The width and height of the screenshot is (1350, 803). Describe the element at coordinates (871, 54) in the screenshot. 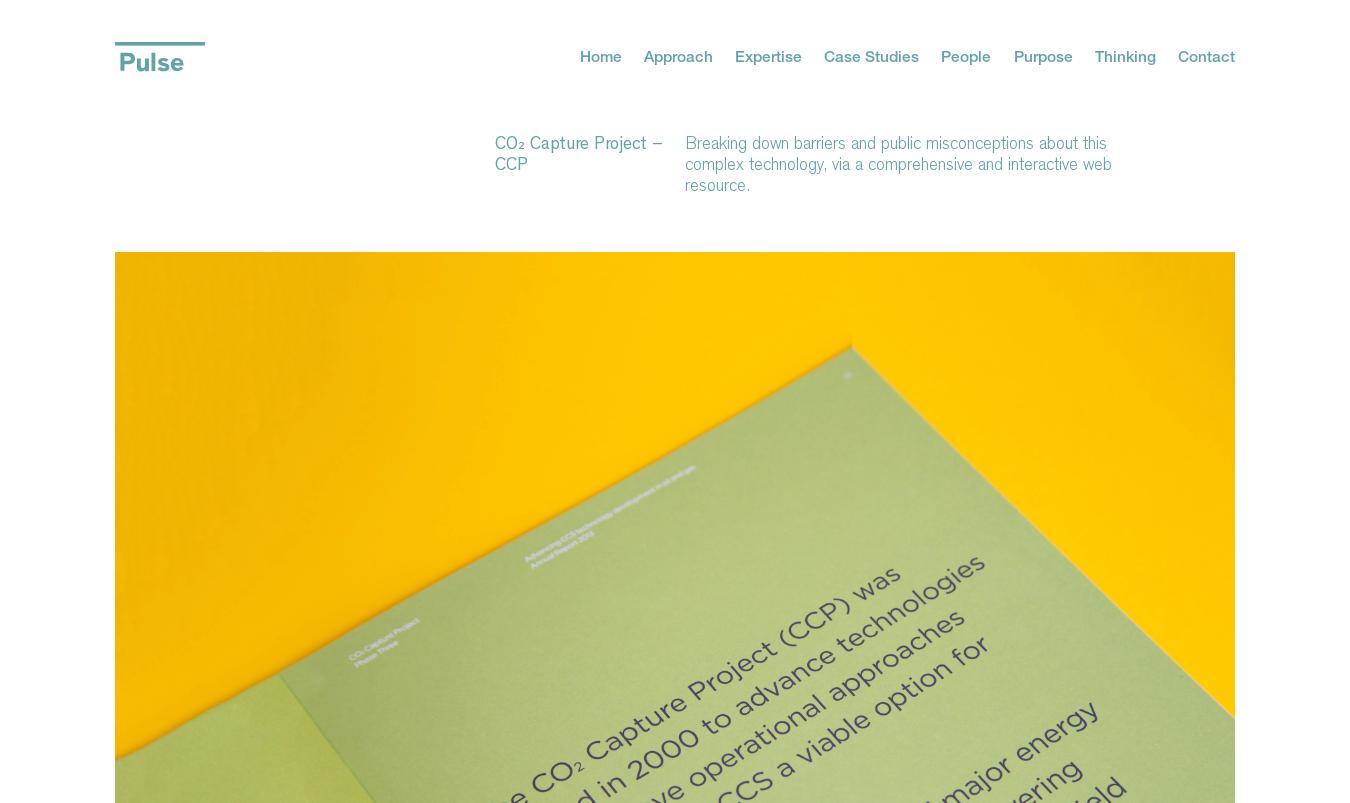

I see `'Case Studies'` at that location.